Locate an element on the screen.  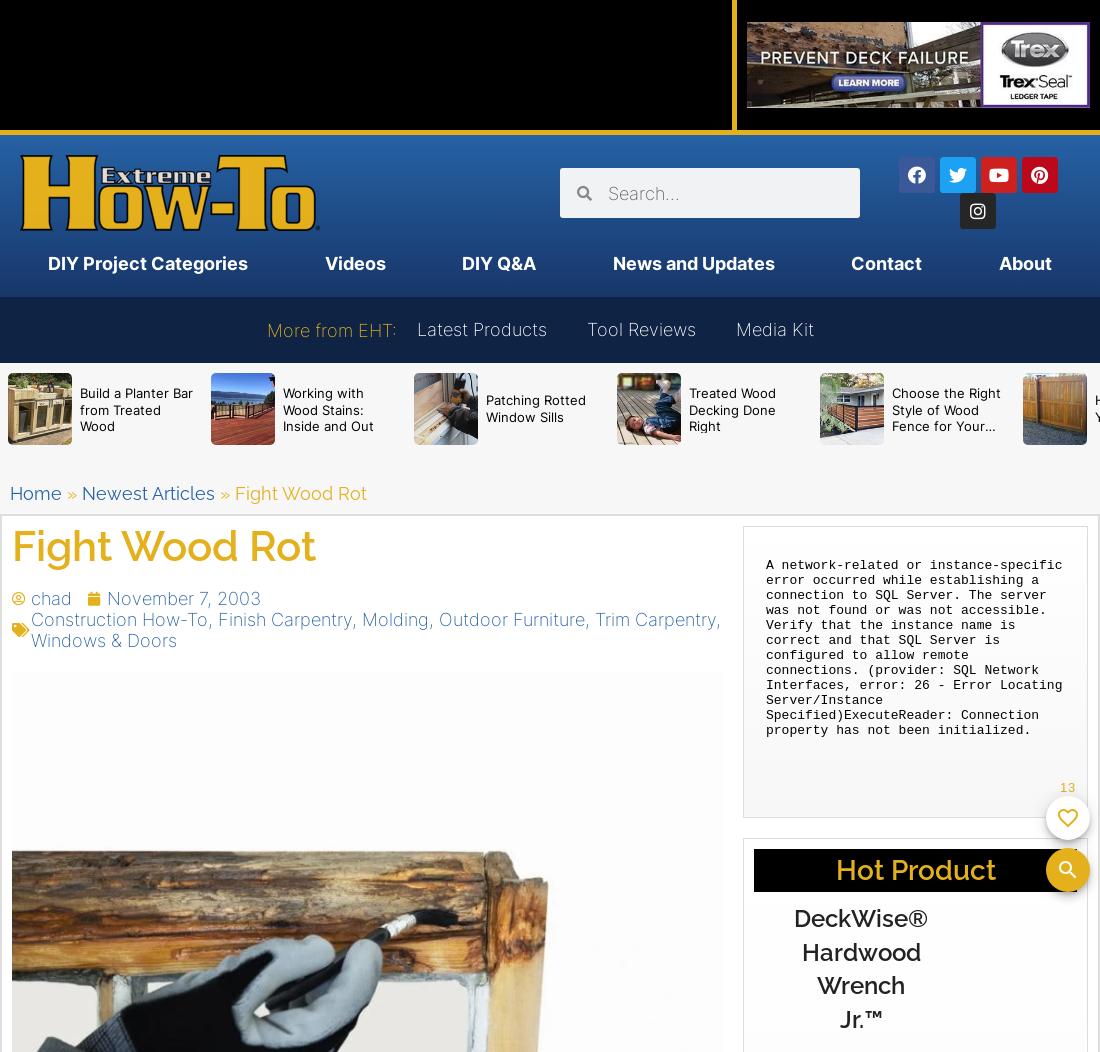
'Latest Products' is located at coordinates (480, 328).